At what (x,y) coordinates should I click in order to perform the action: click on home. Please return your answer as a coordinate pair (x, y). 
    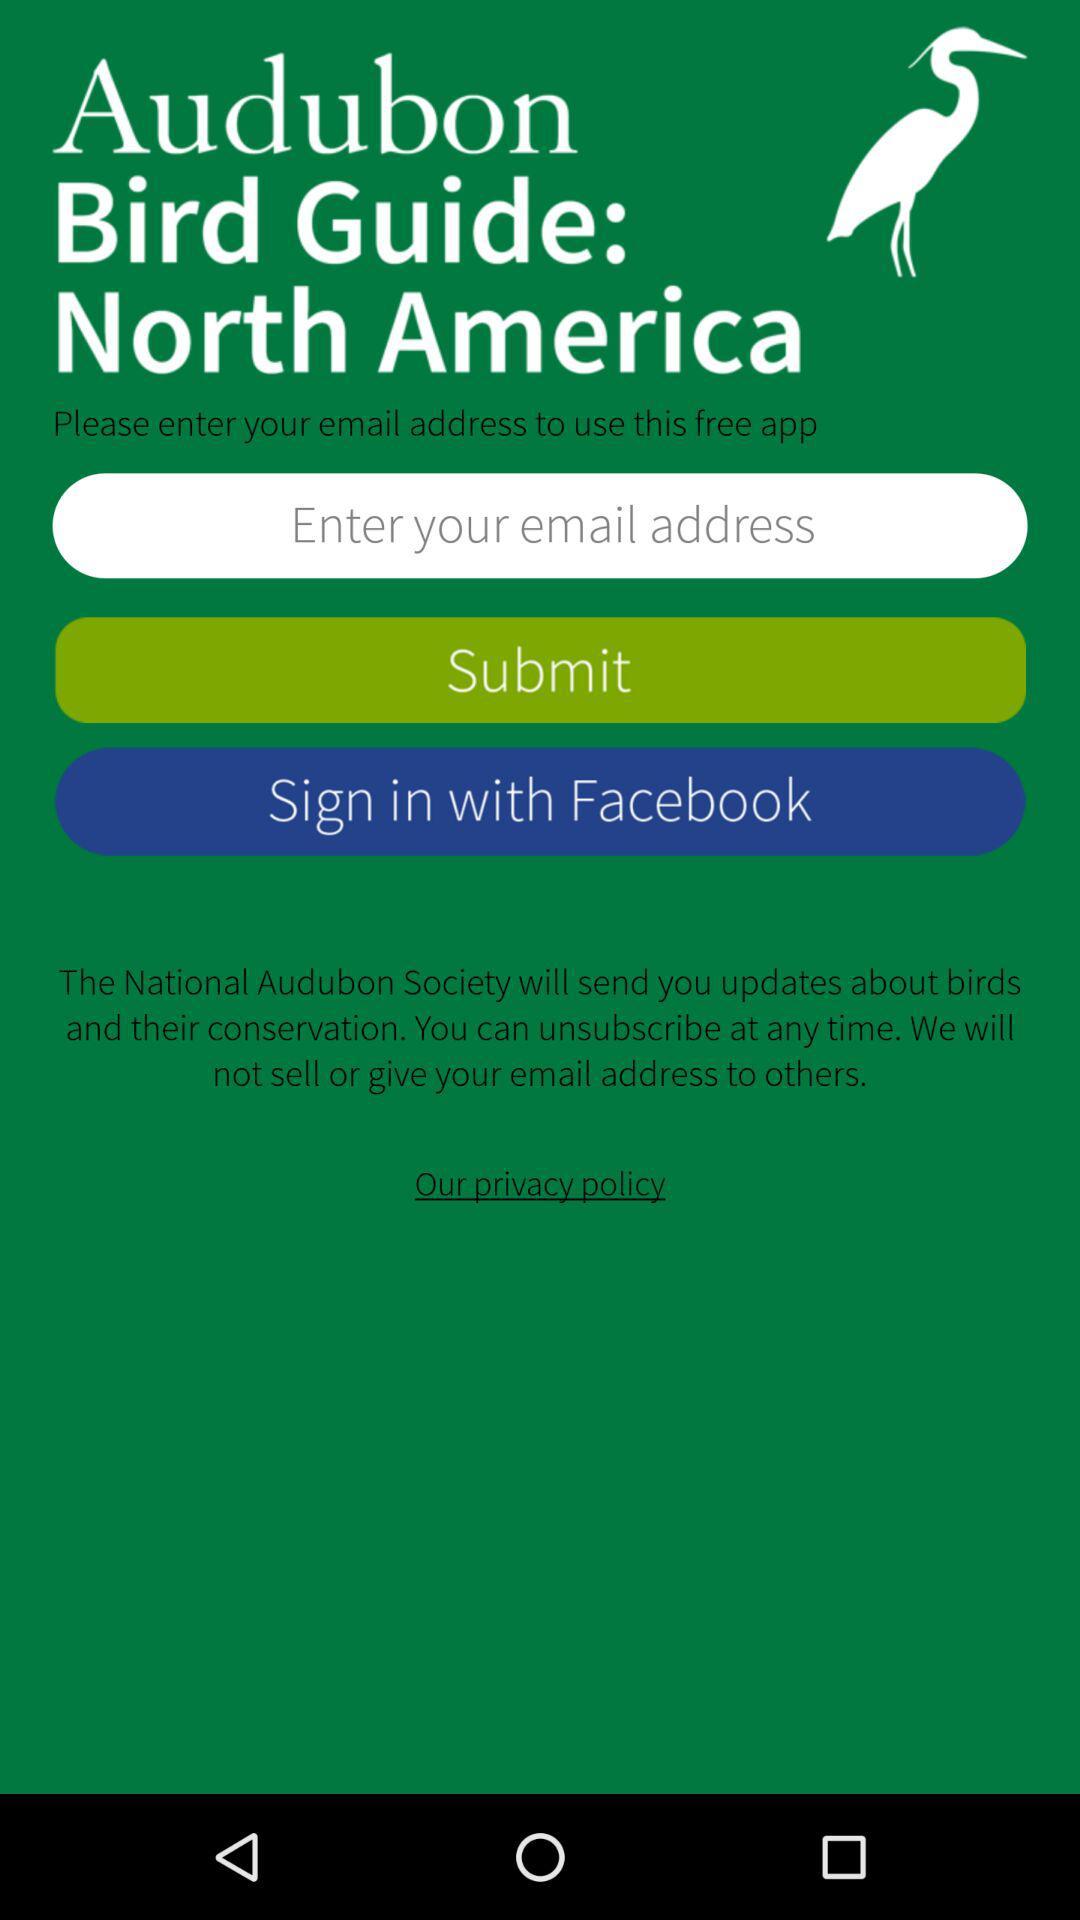
    Looking at the image, I should click on (540, 200).